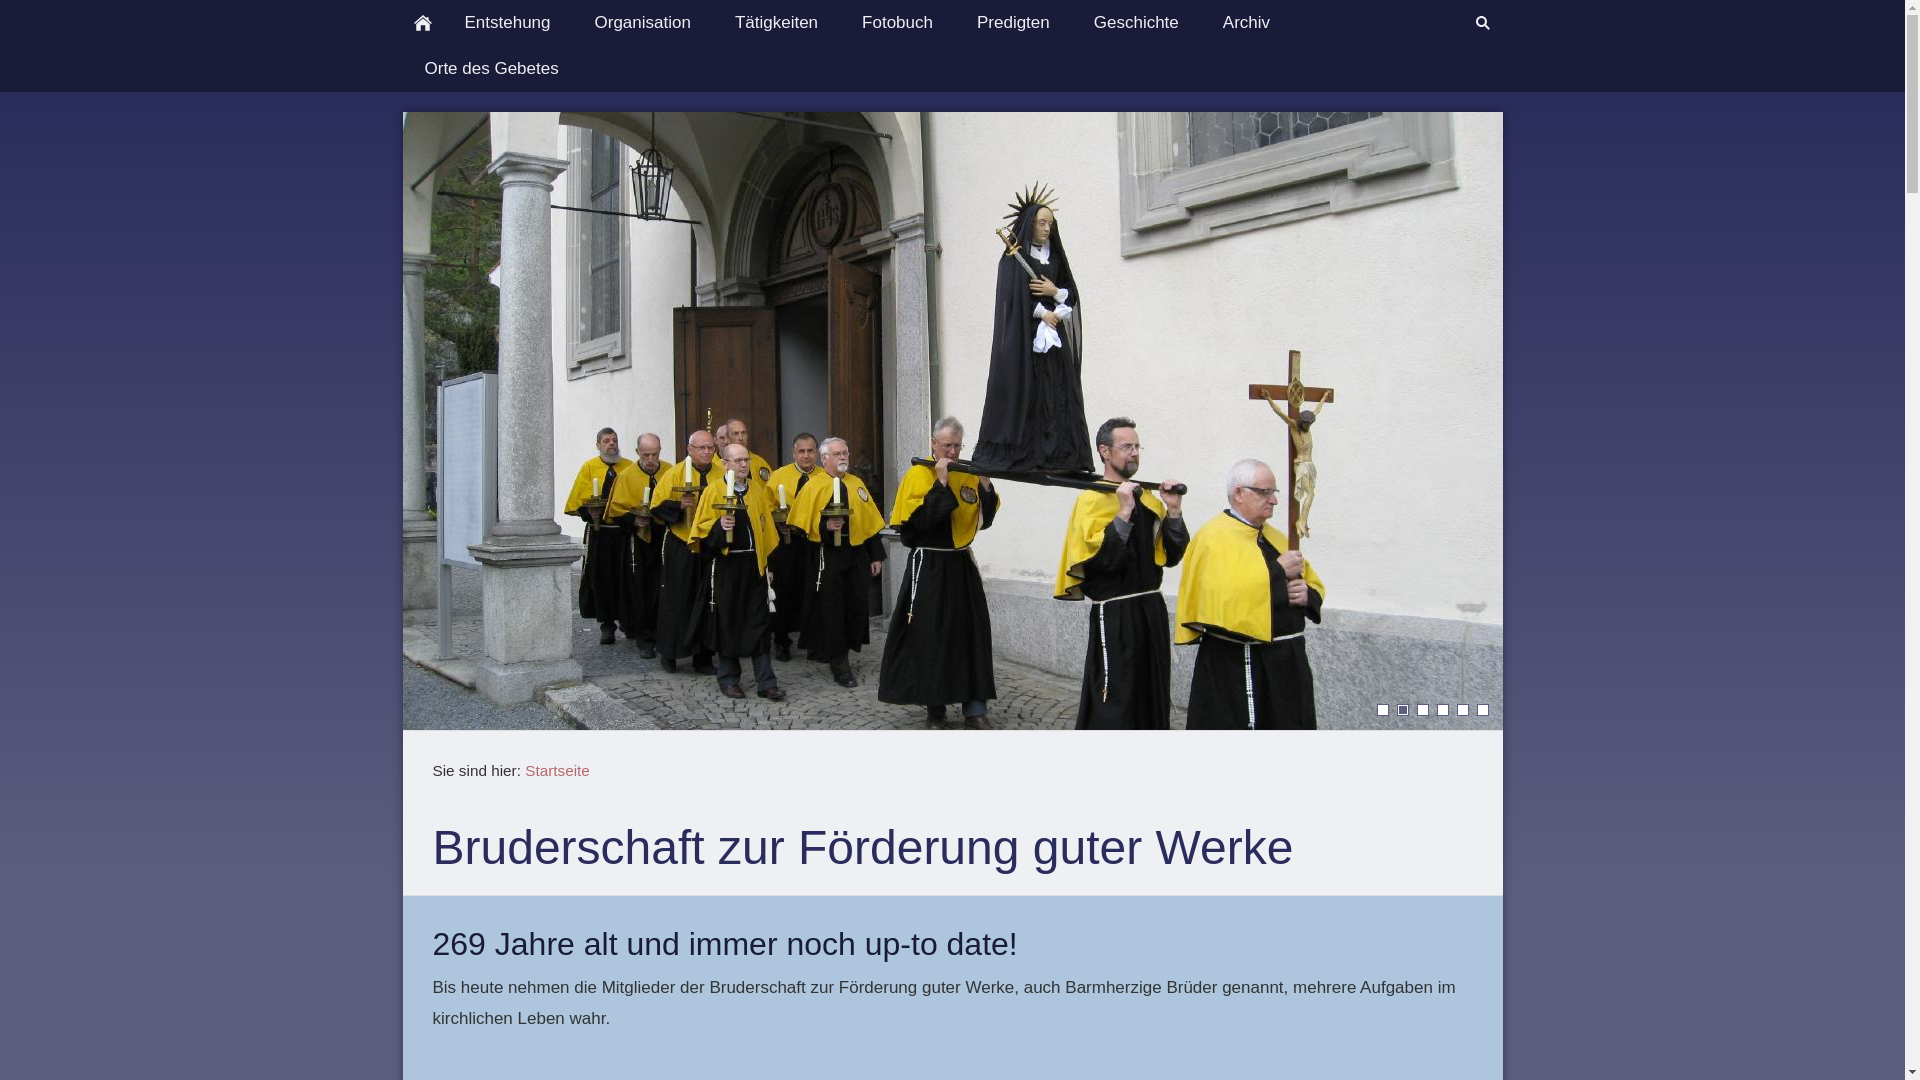 The image size is (1920, 1080). What do you see at coordinates (507, 23) in the screenshot?
I see `'Entstehung'` at bounding box center [507, 23].